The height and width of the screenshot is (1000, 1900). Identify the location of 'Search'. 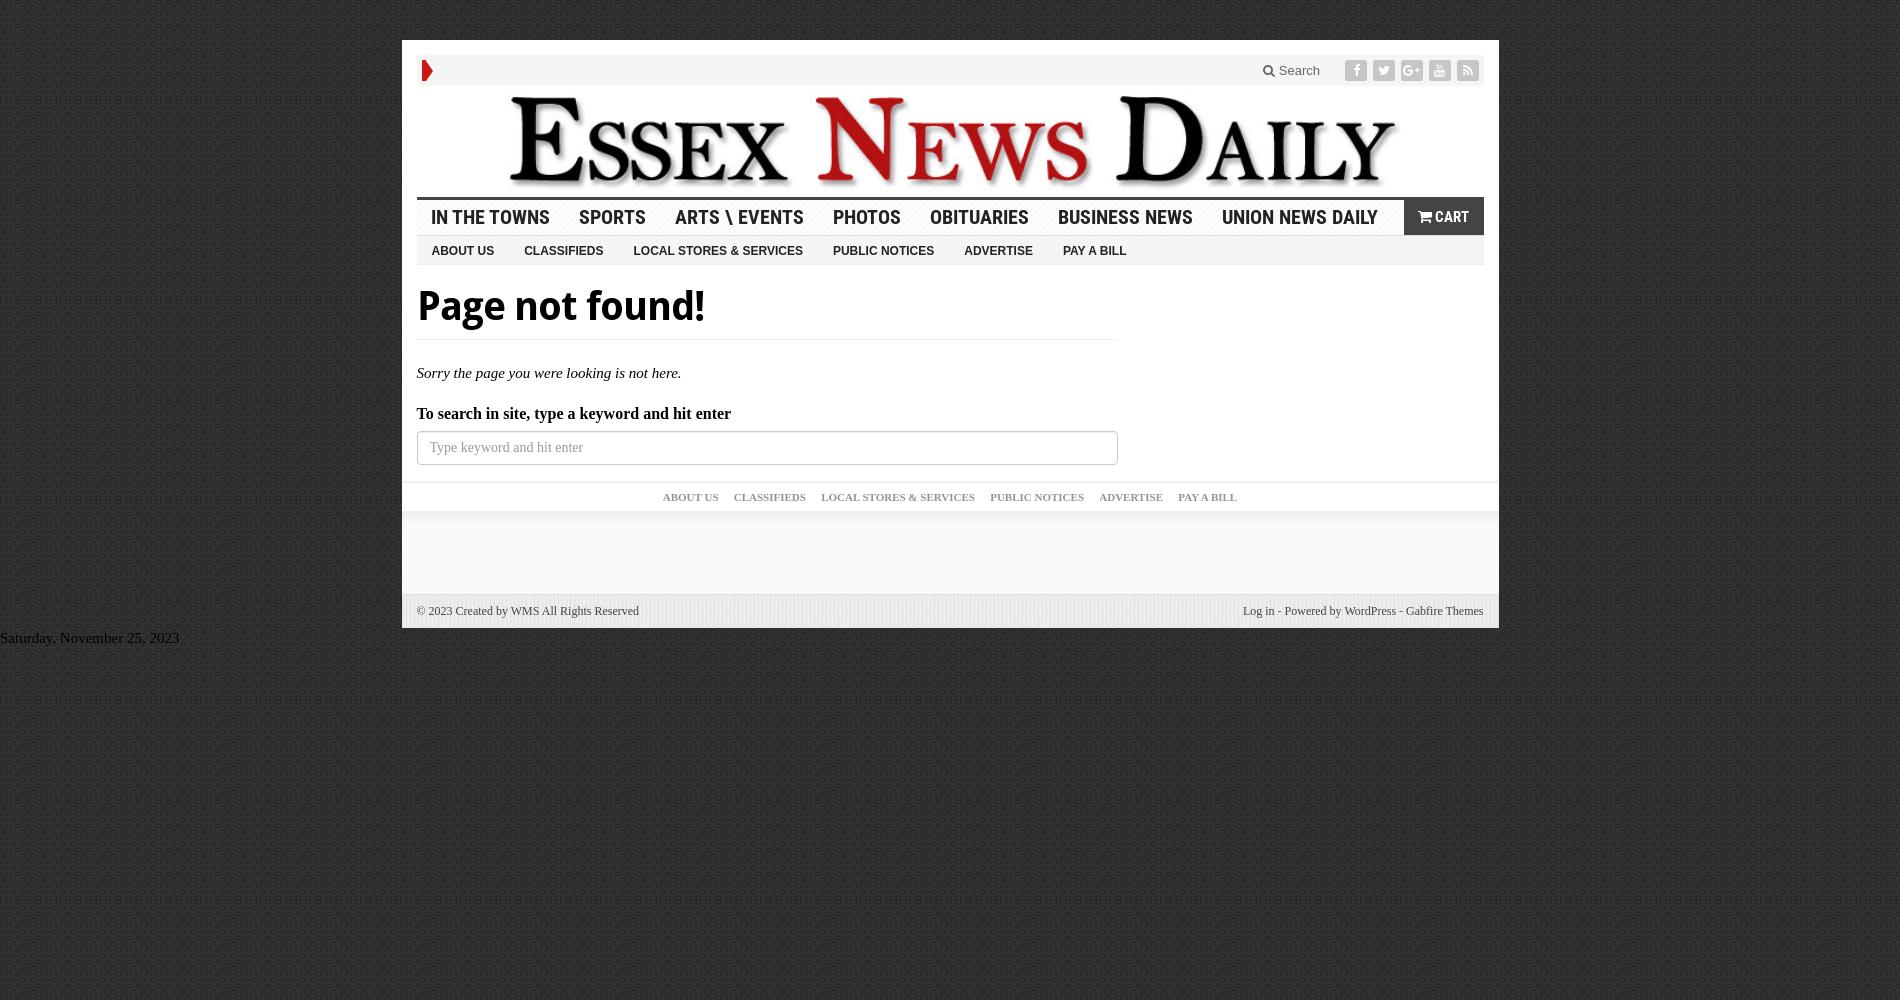
(1296, 69).